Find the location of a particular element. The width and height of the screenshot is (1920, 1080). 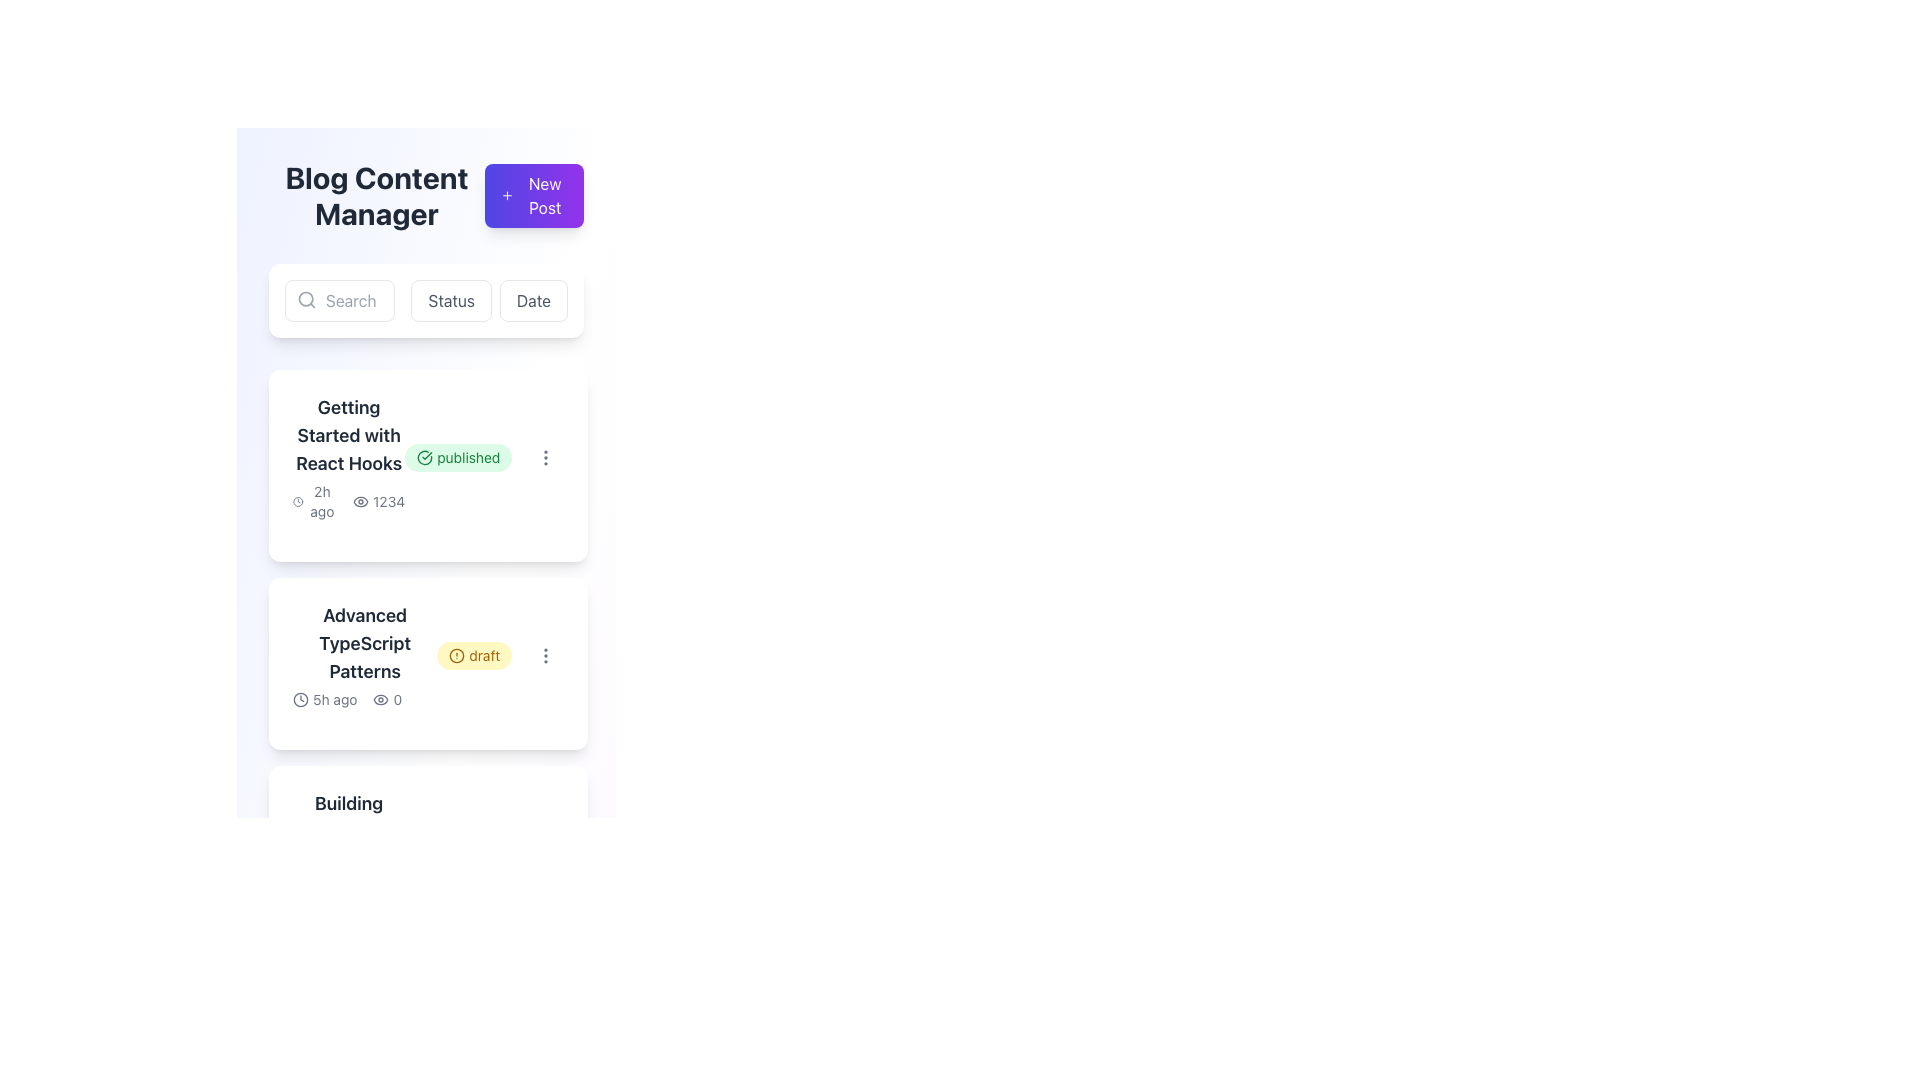

the content of the 'published' status label, which is a pill-shaped label with a green background and a checkmark icon, located at the top section of the blog entry card titled 'Getting Started with React Hooks' is located at coordinates (457, 458).